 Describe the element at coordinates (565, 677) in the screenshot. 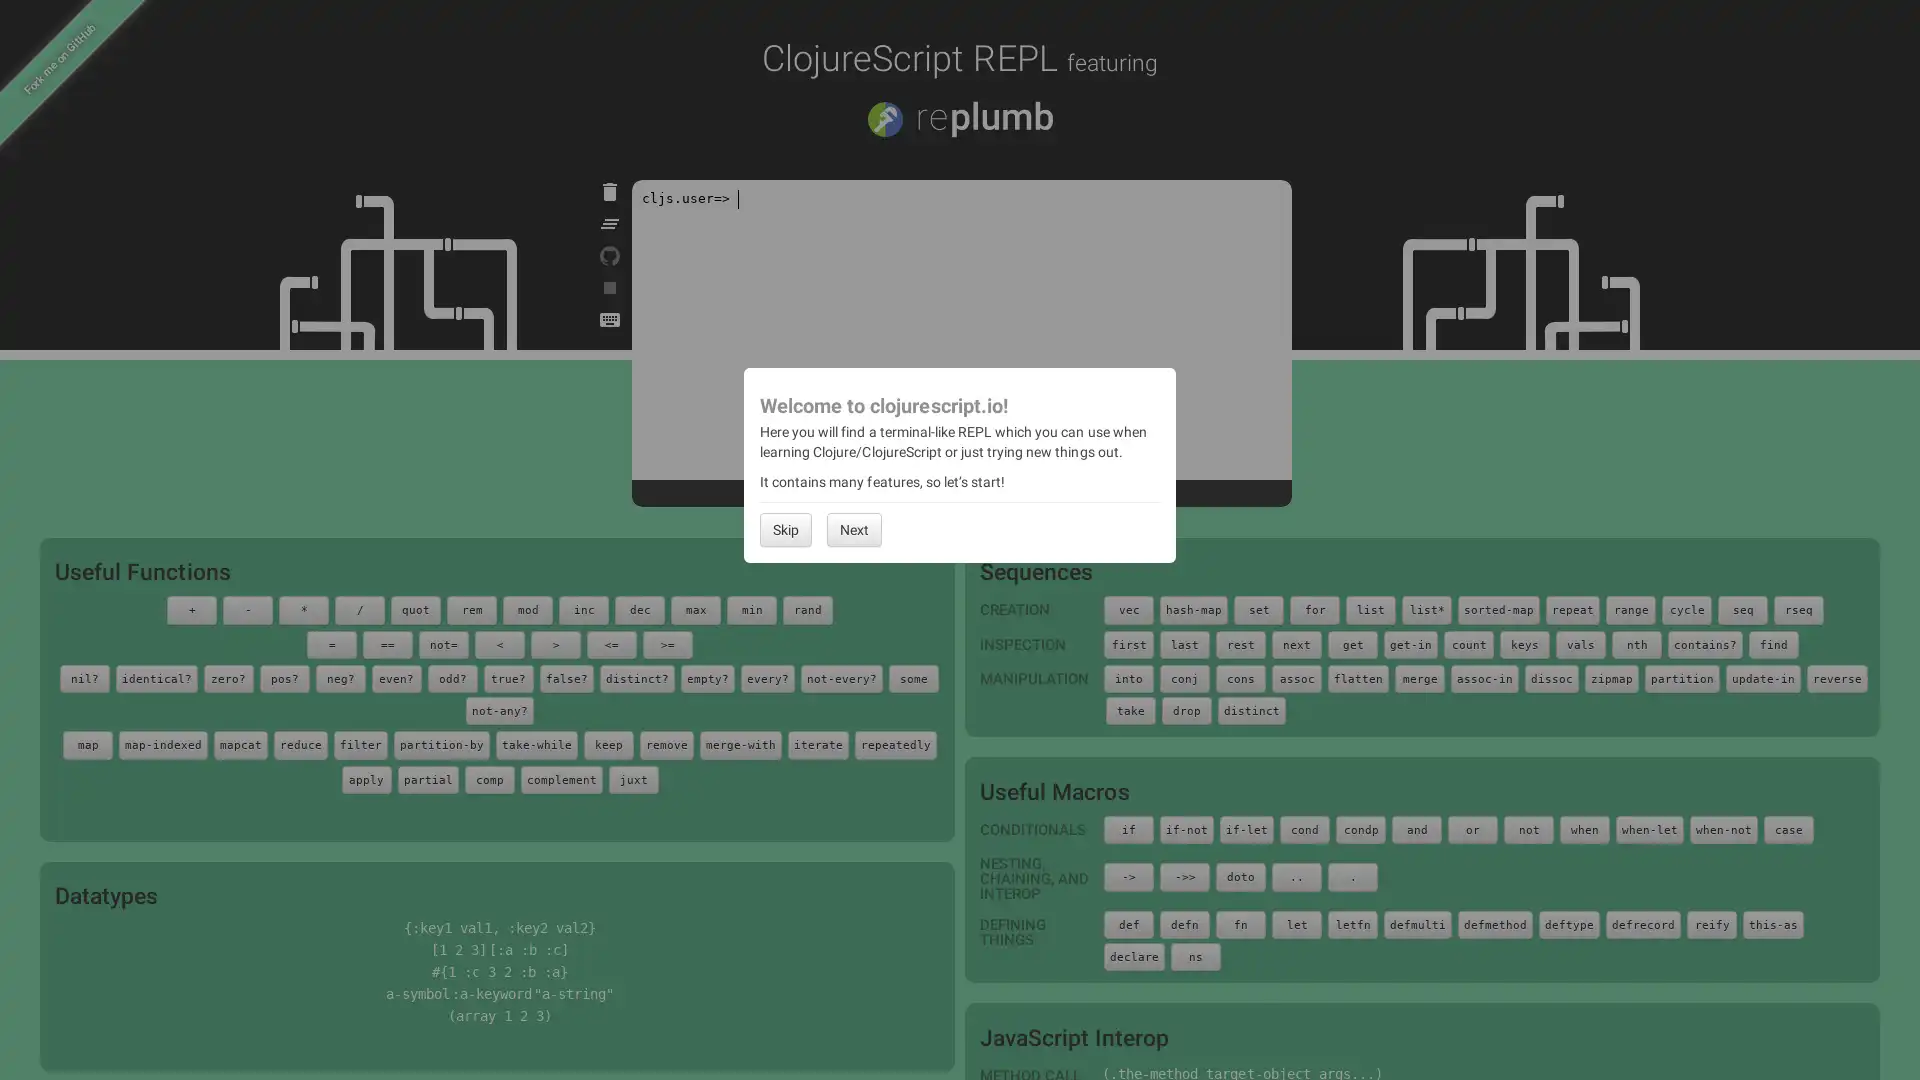

I see `false?` at that location.